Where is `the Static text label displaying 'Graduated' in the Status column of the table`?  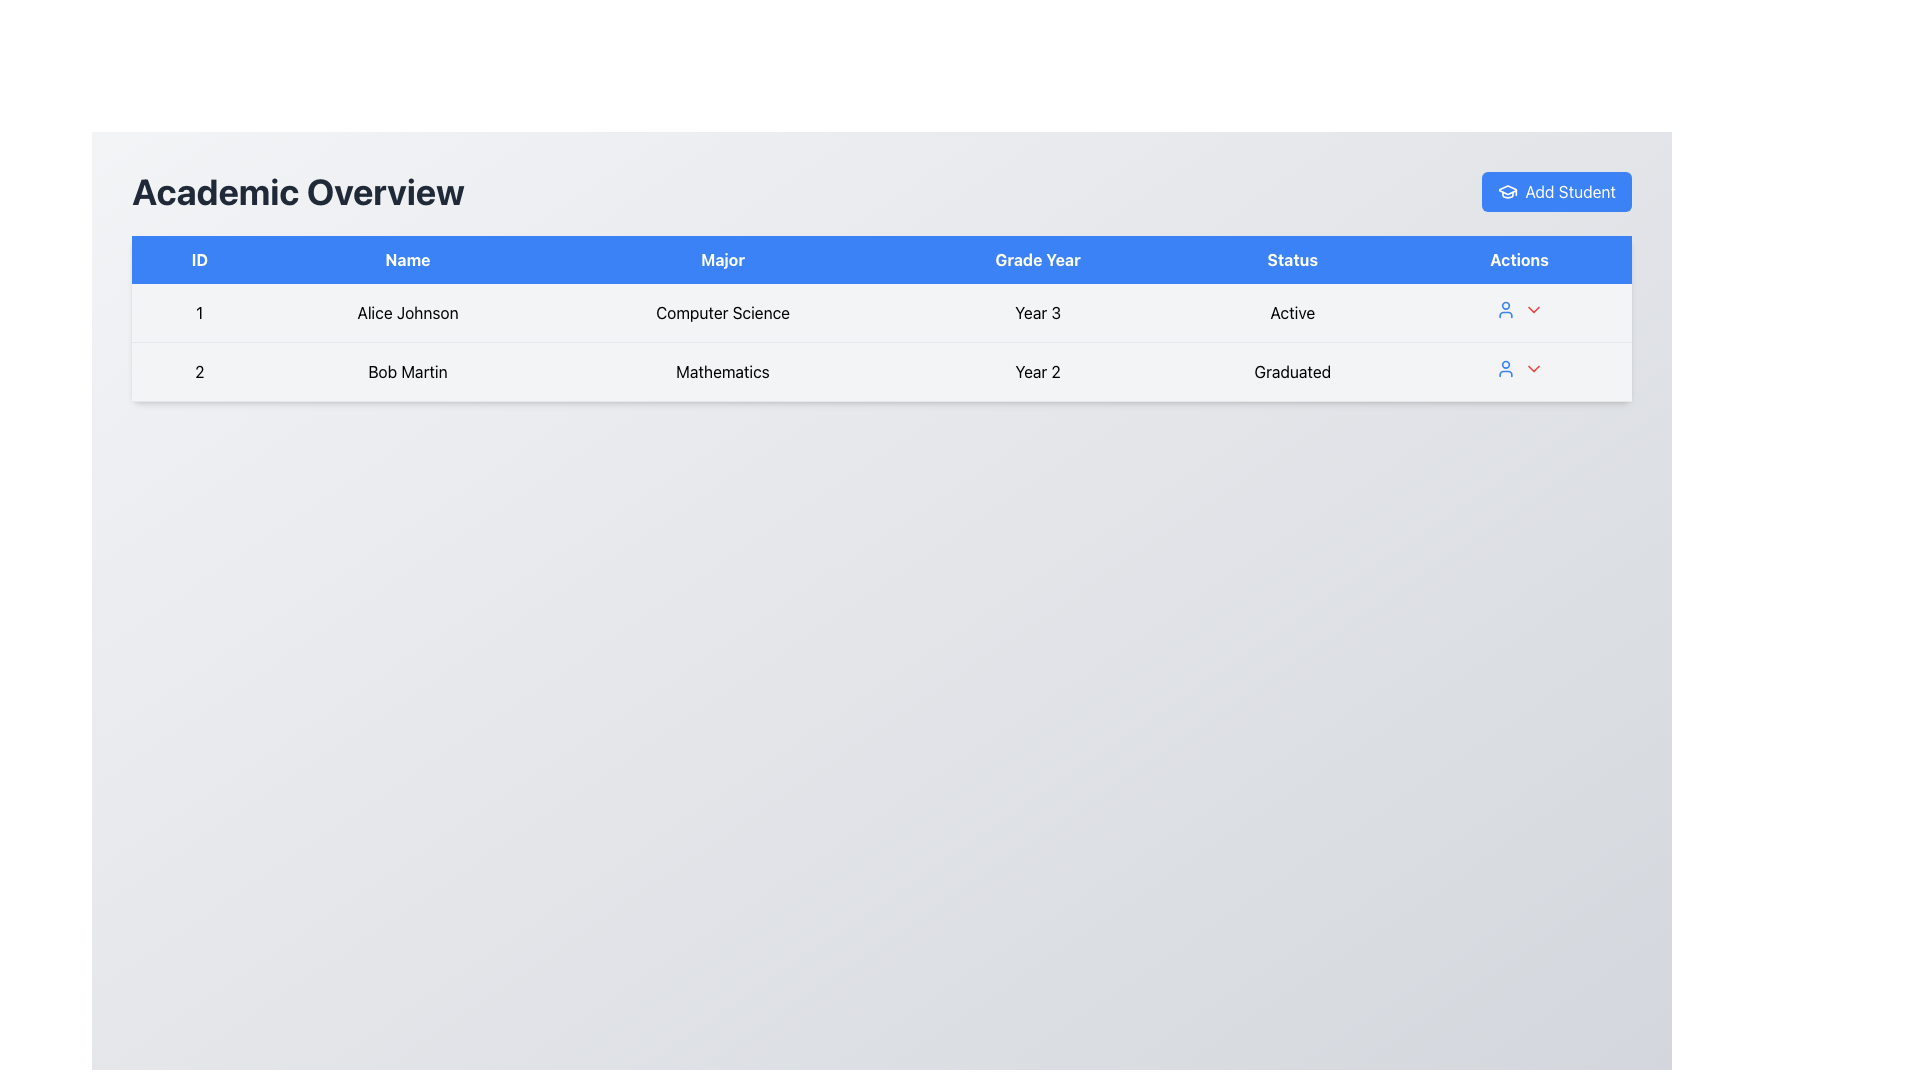
the Static text label displaying 'Graduated' in the Status column of the table is located at coordinates (1292, 371).